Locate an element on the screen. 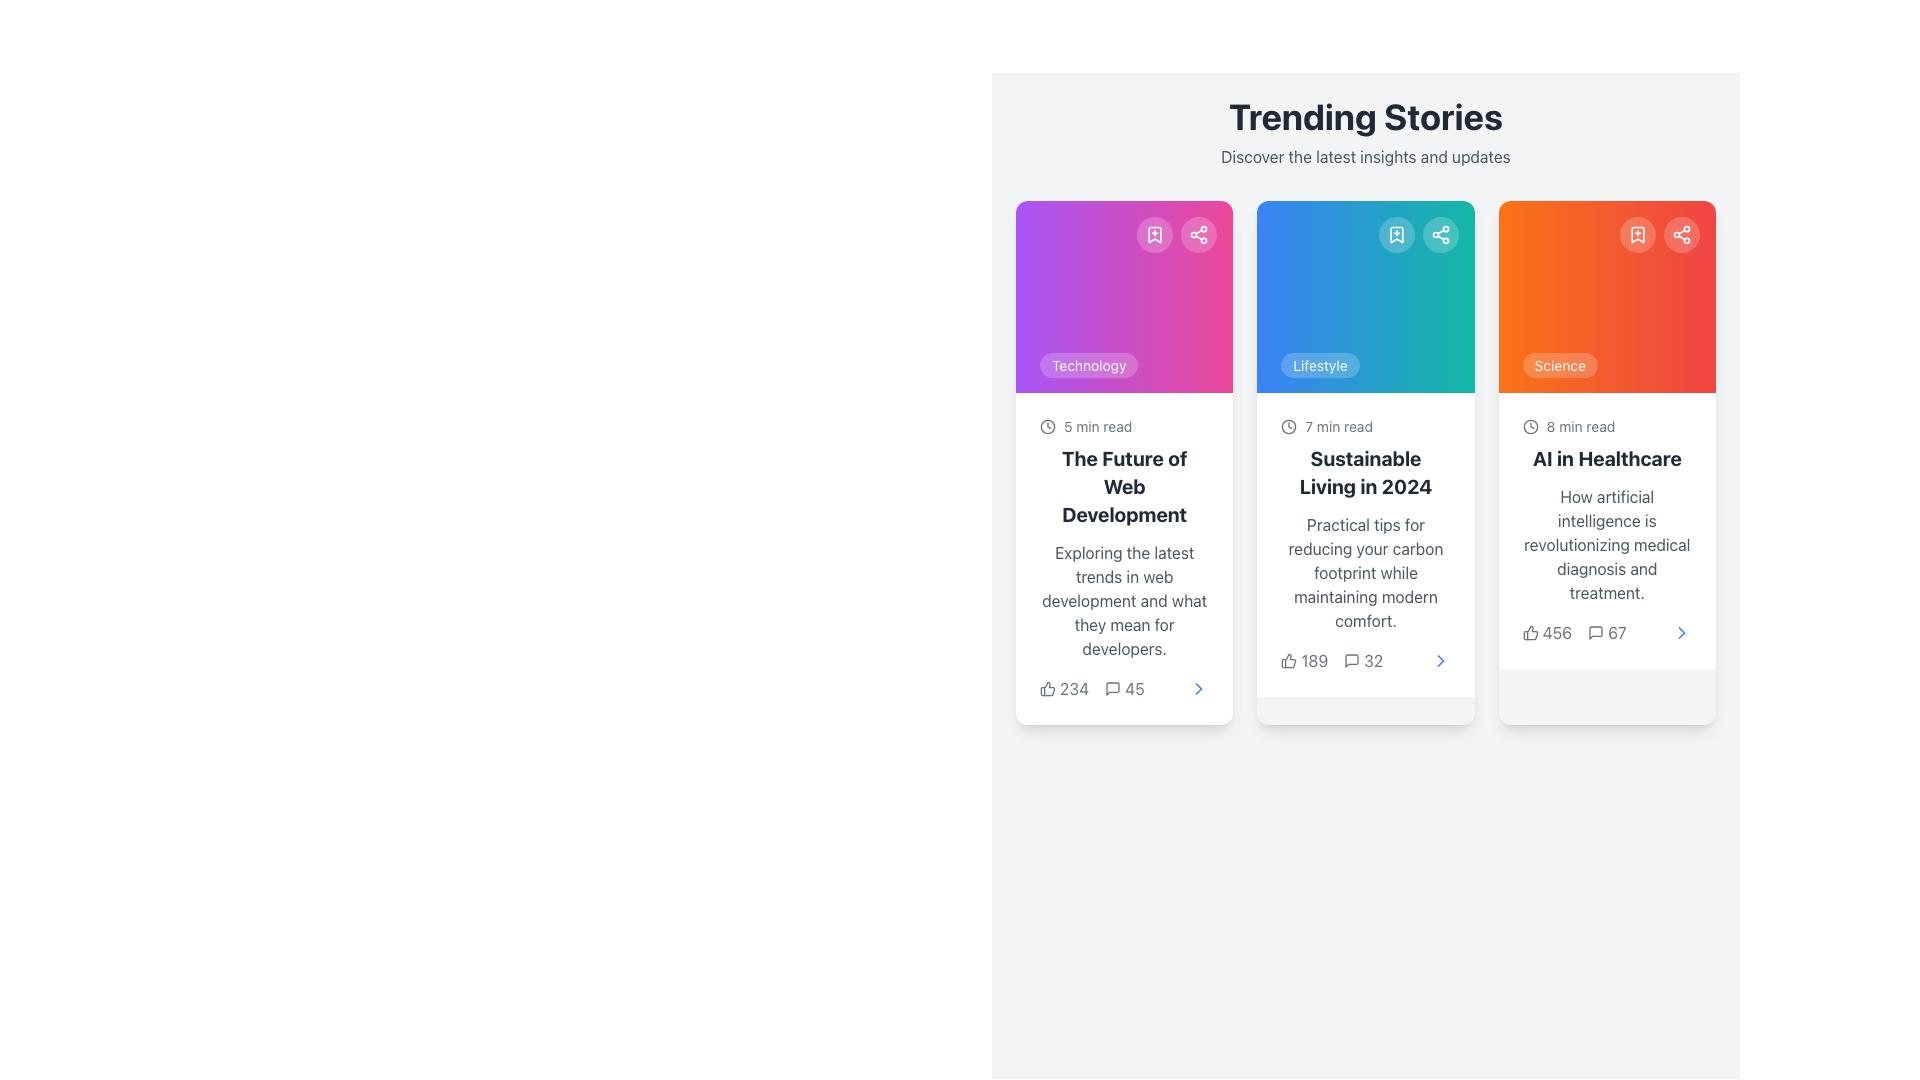 The height and width of the screenshot is (1080, 1920). the icon that indicates the reading time for the article titled 'AI in Healthcare', located to the left of the '8 min read' text is located at coordinates (1529, 426).